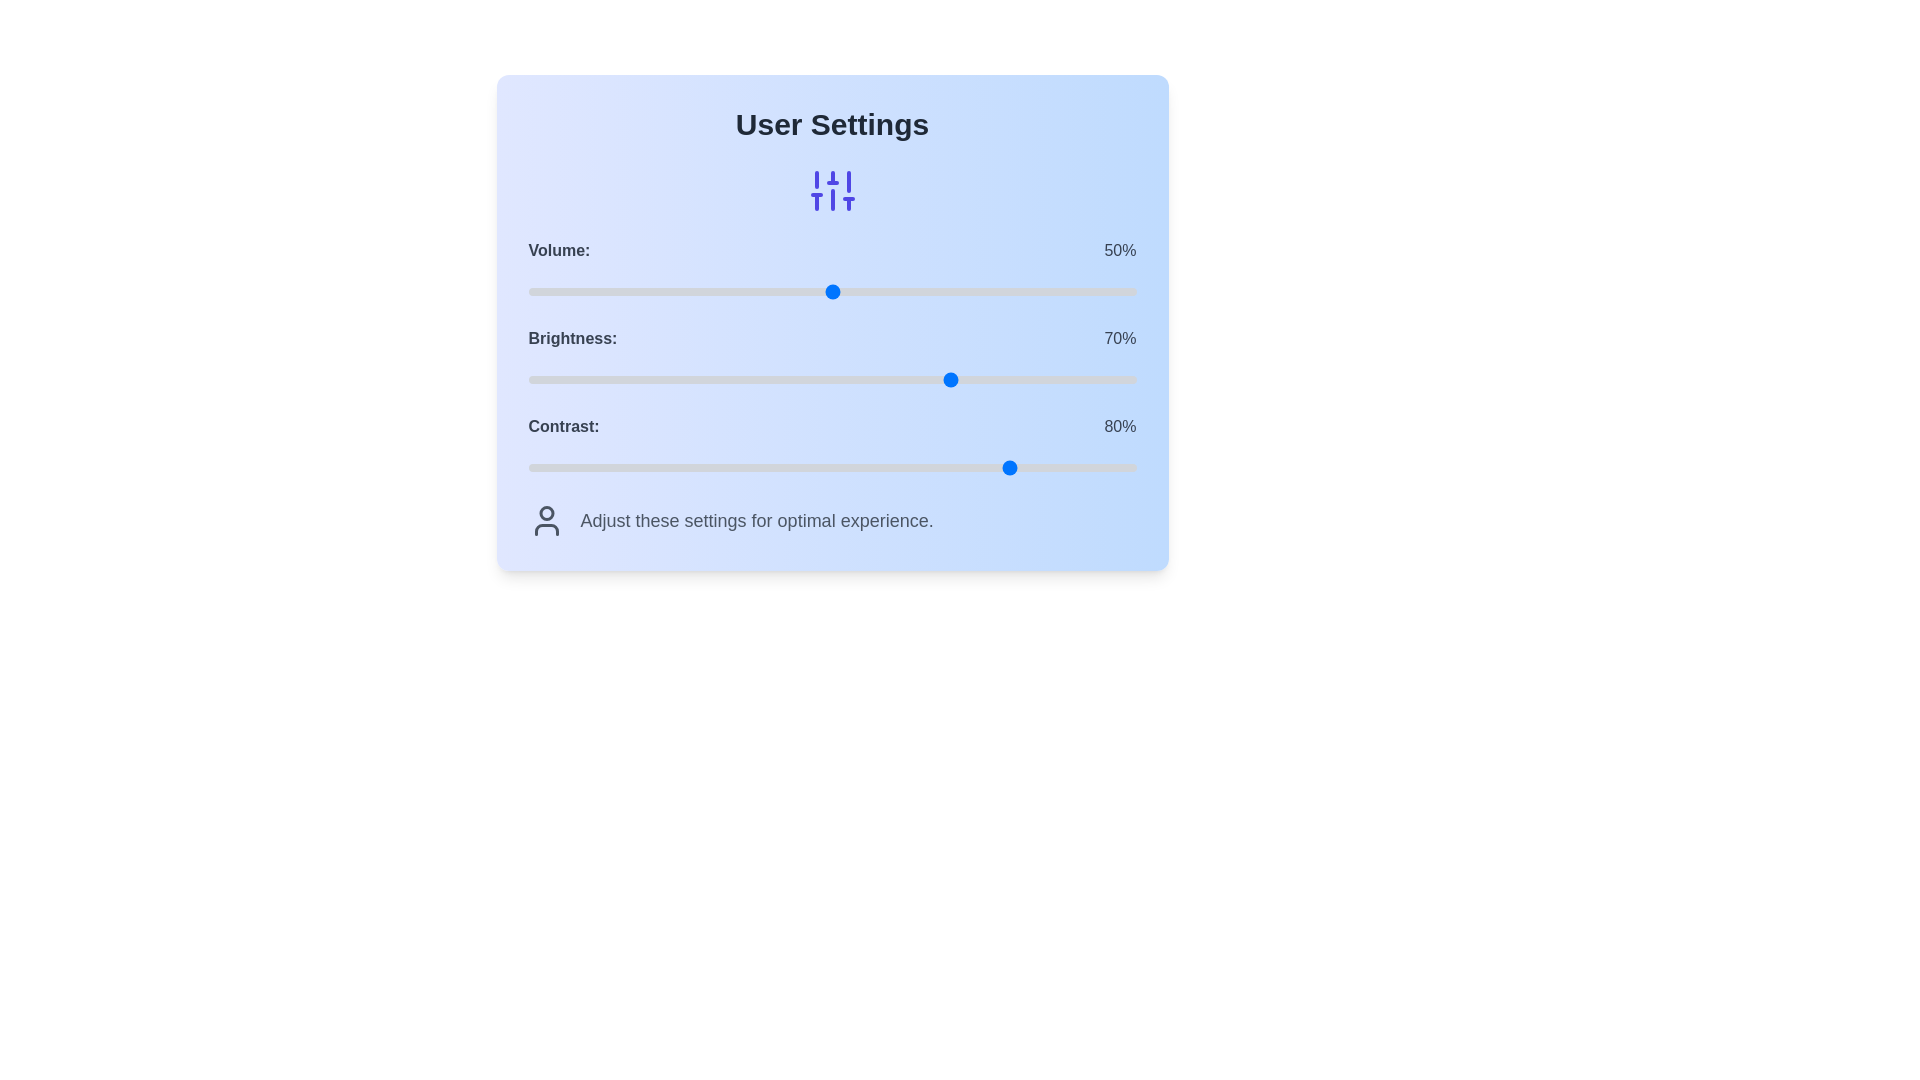 The width and height of the screenshot is (1920, 1080). What do you see at coordinates (656, 380) in the screenshot?
I see `the brightness level` at bounding box center [656, 380].